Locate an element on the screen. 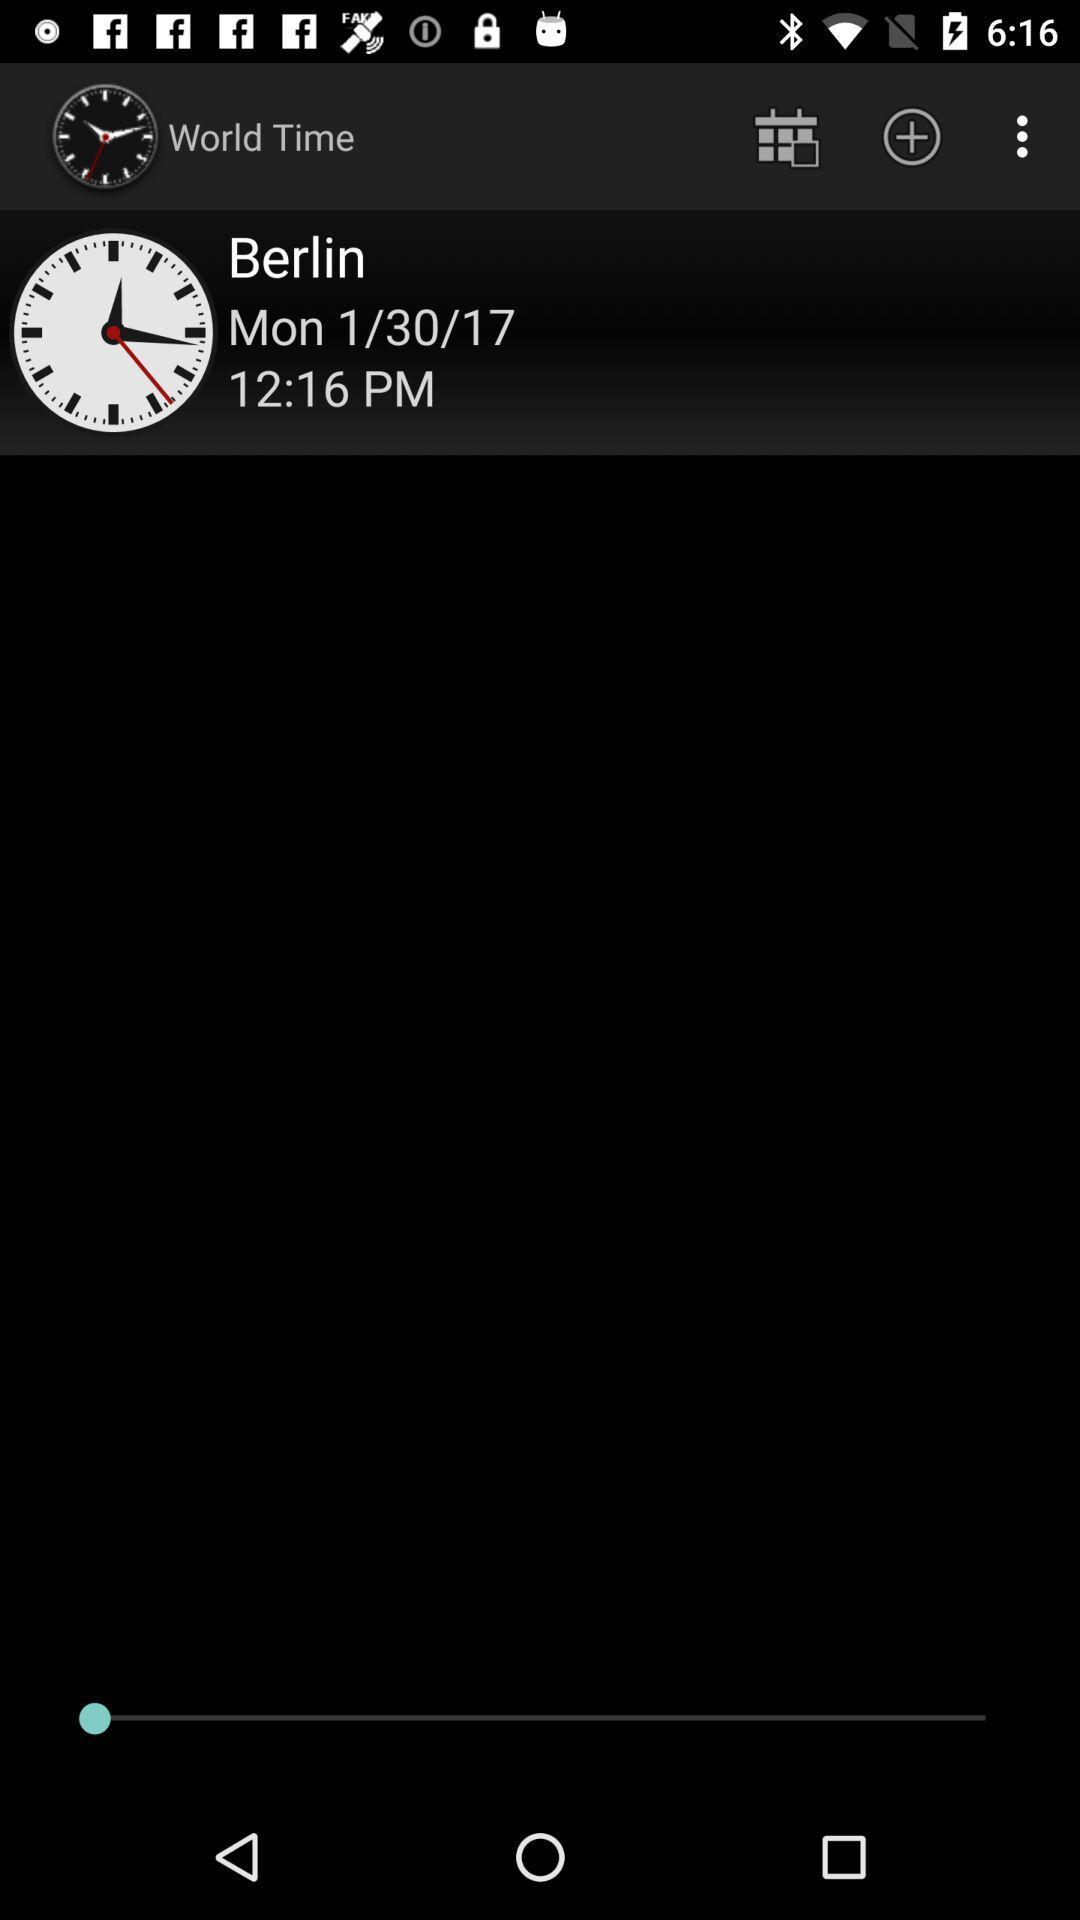  item next to the world time is located at coordinates (785, 135).